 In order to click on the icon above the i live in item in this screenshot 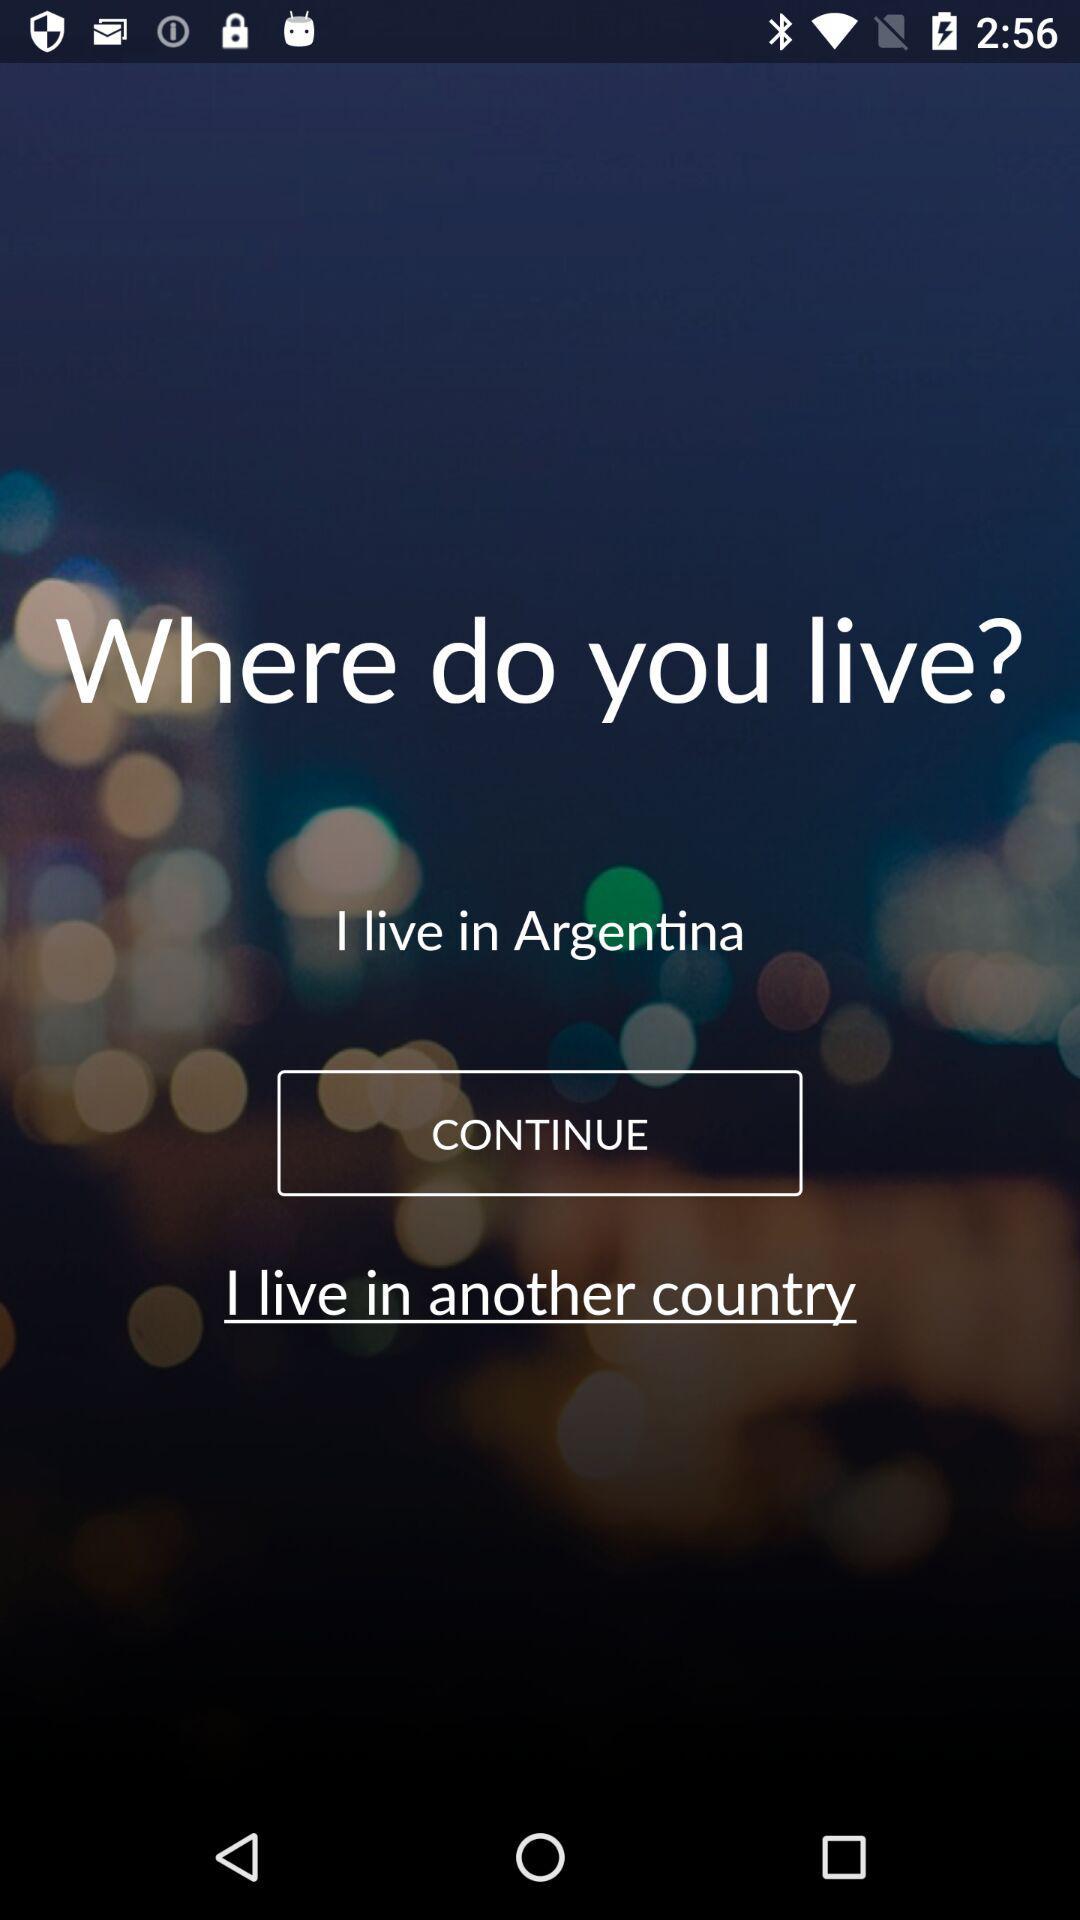, I will do `click(540, 1133)`.